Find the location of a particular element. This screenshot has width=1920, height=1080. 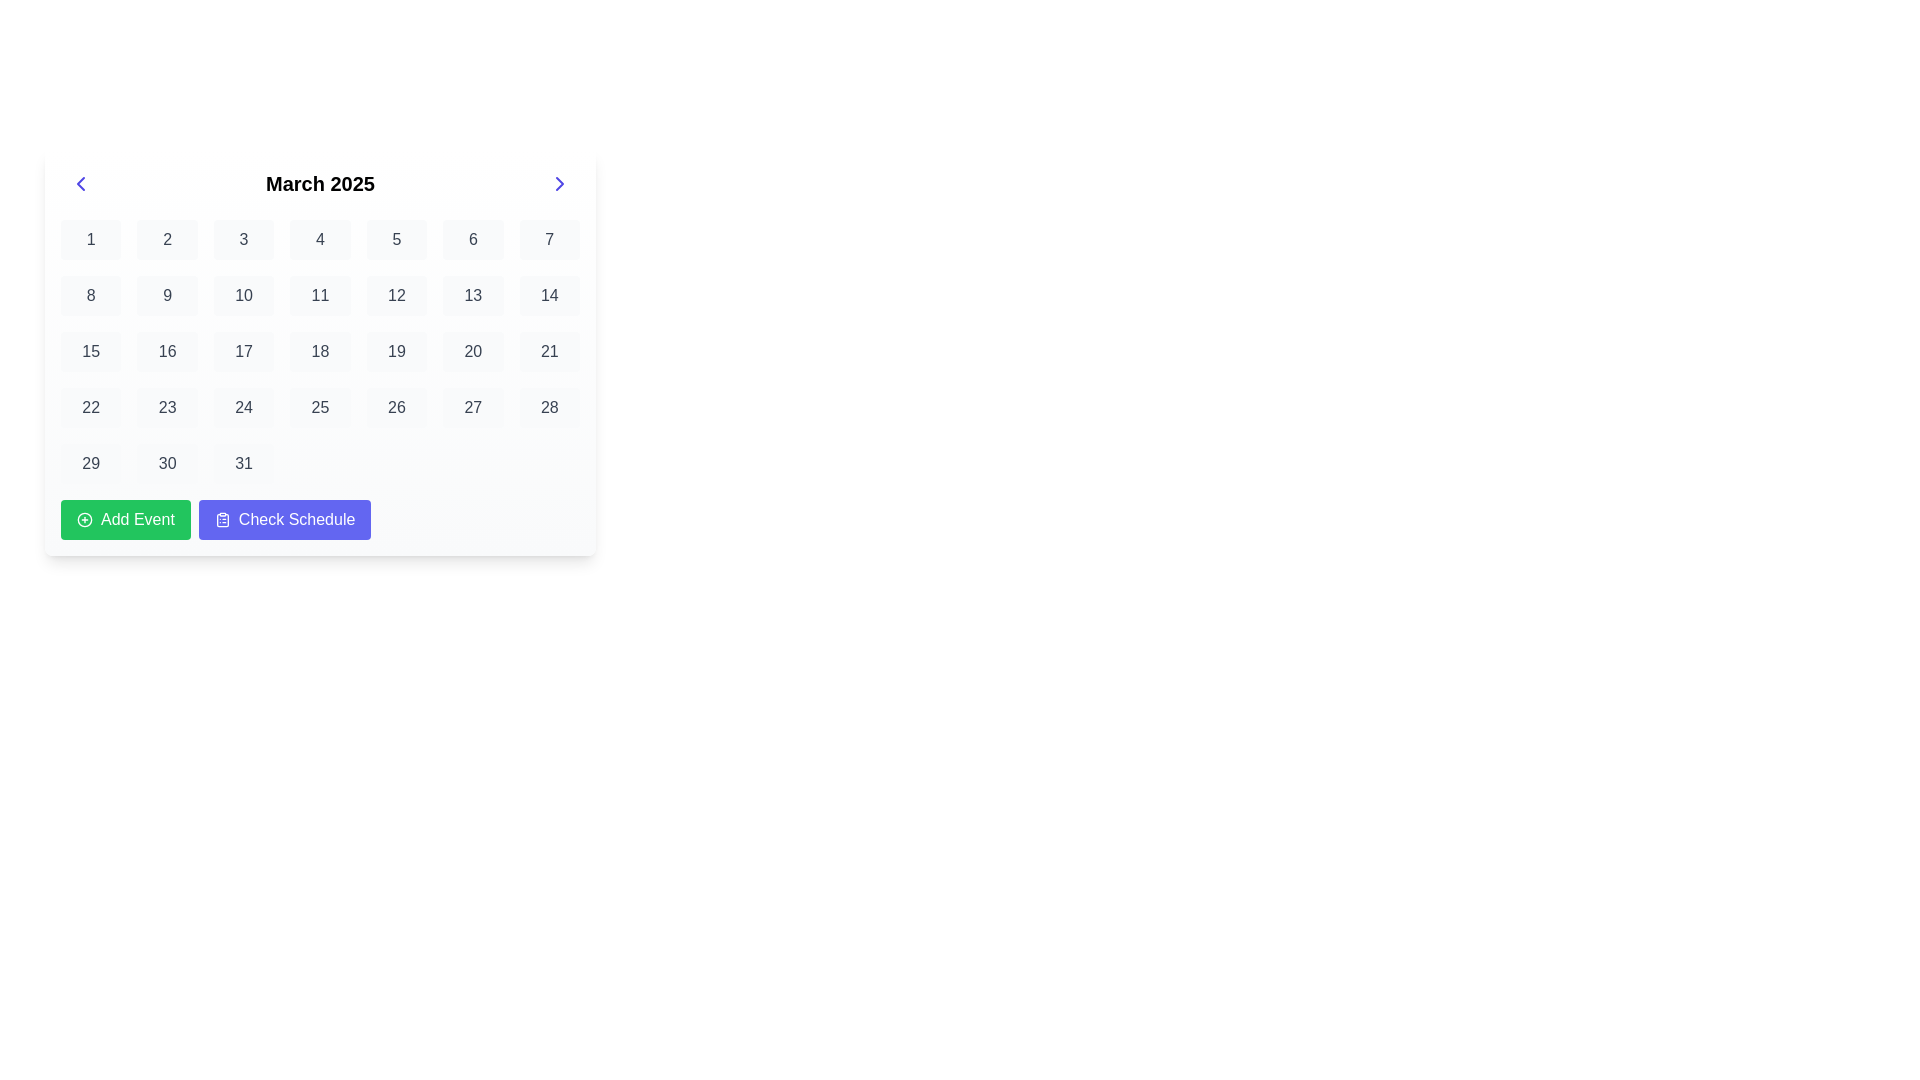

the circular outline component within the 'Add Event' button is located at coordinates (84, 519).